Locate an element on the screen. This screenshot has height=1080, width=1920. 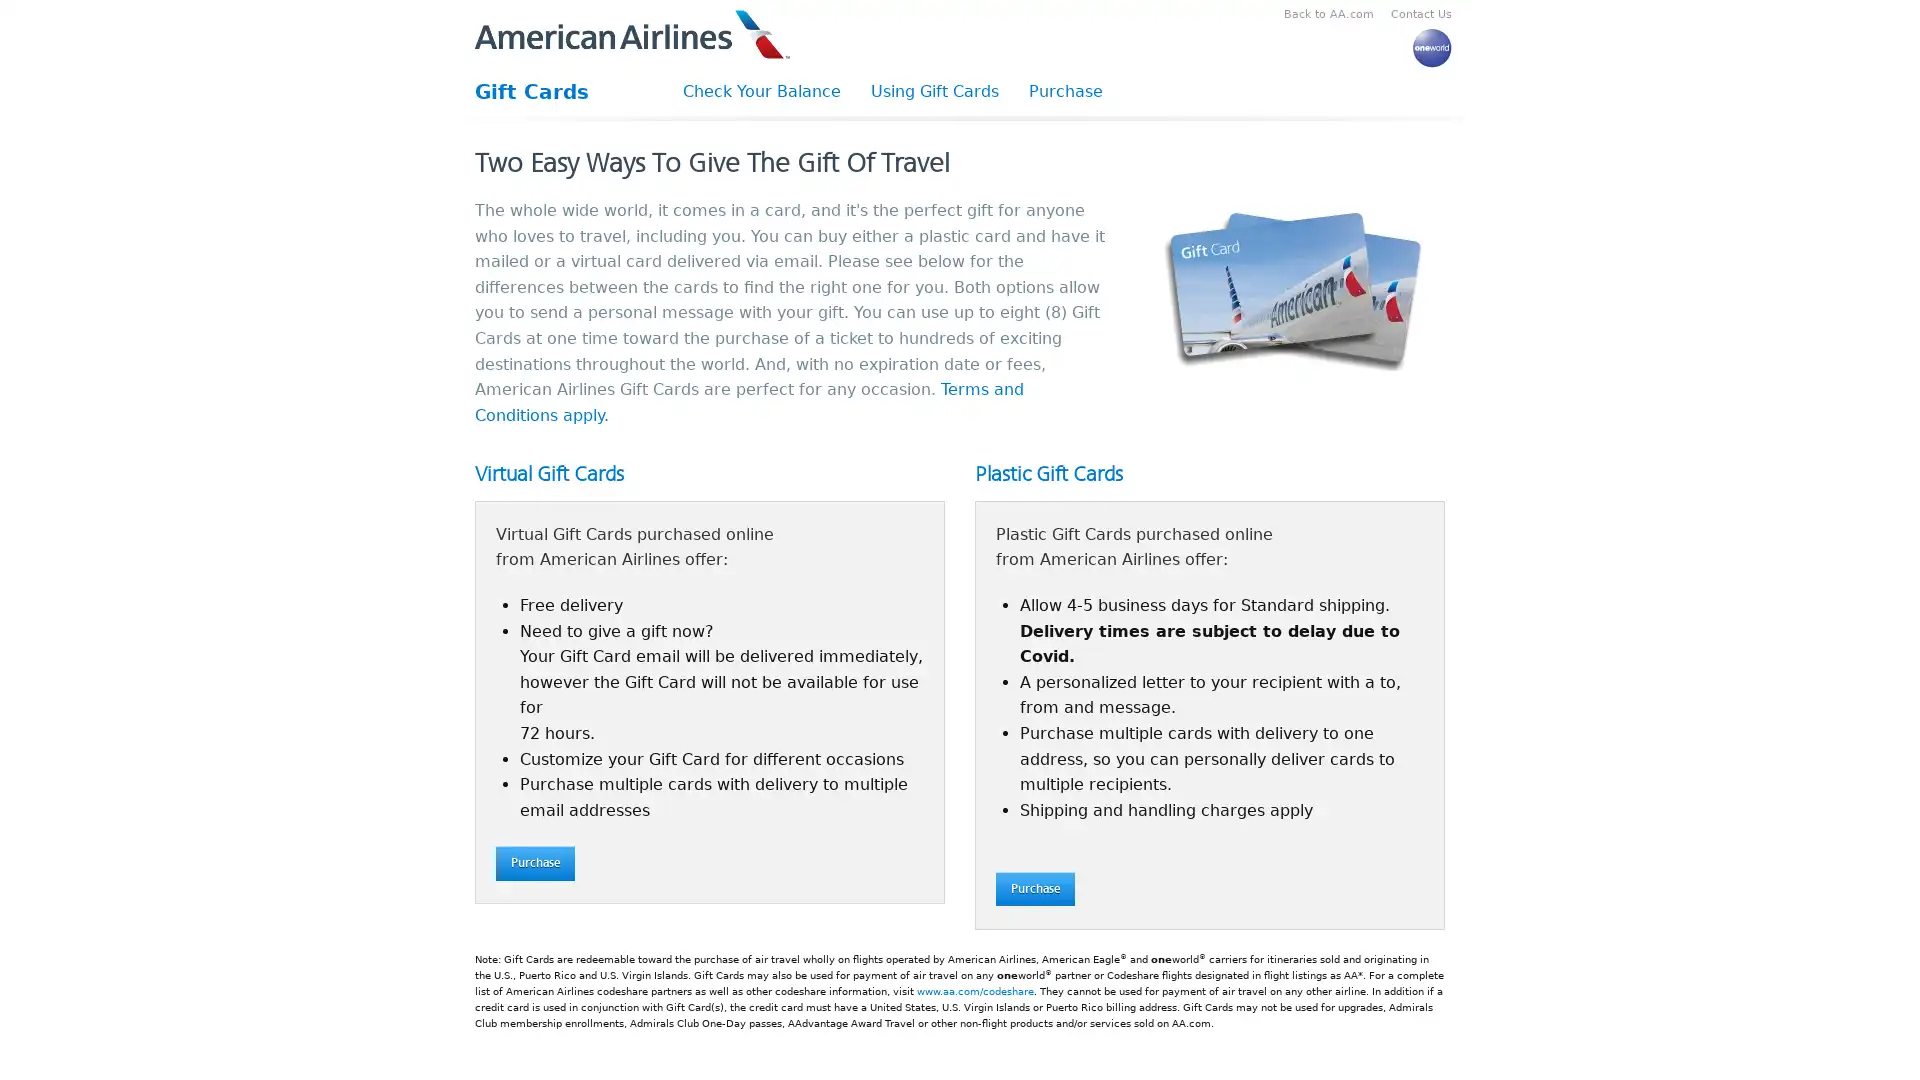
Purchase is located at coordinates (535, 861).